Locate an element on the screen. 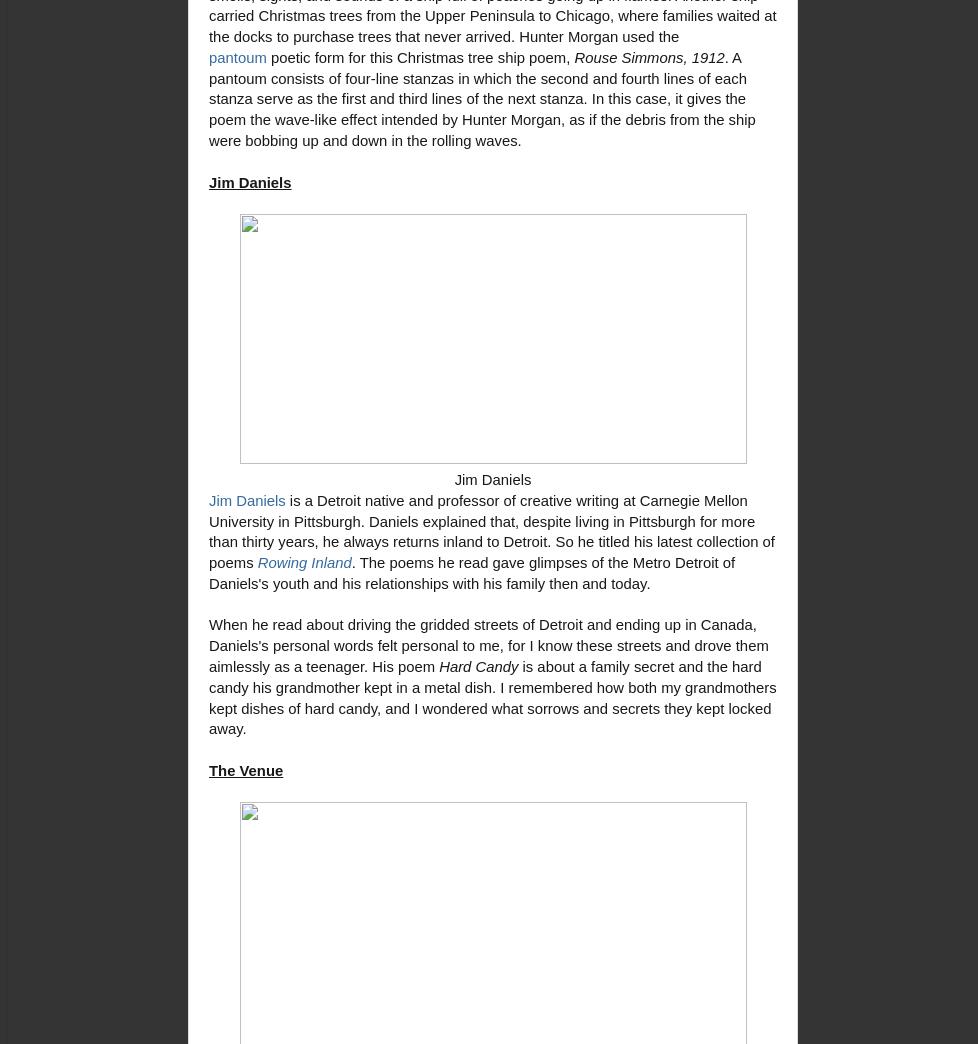  'The Venue' is located at coordinates (244, 769).